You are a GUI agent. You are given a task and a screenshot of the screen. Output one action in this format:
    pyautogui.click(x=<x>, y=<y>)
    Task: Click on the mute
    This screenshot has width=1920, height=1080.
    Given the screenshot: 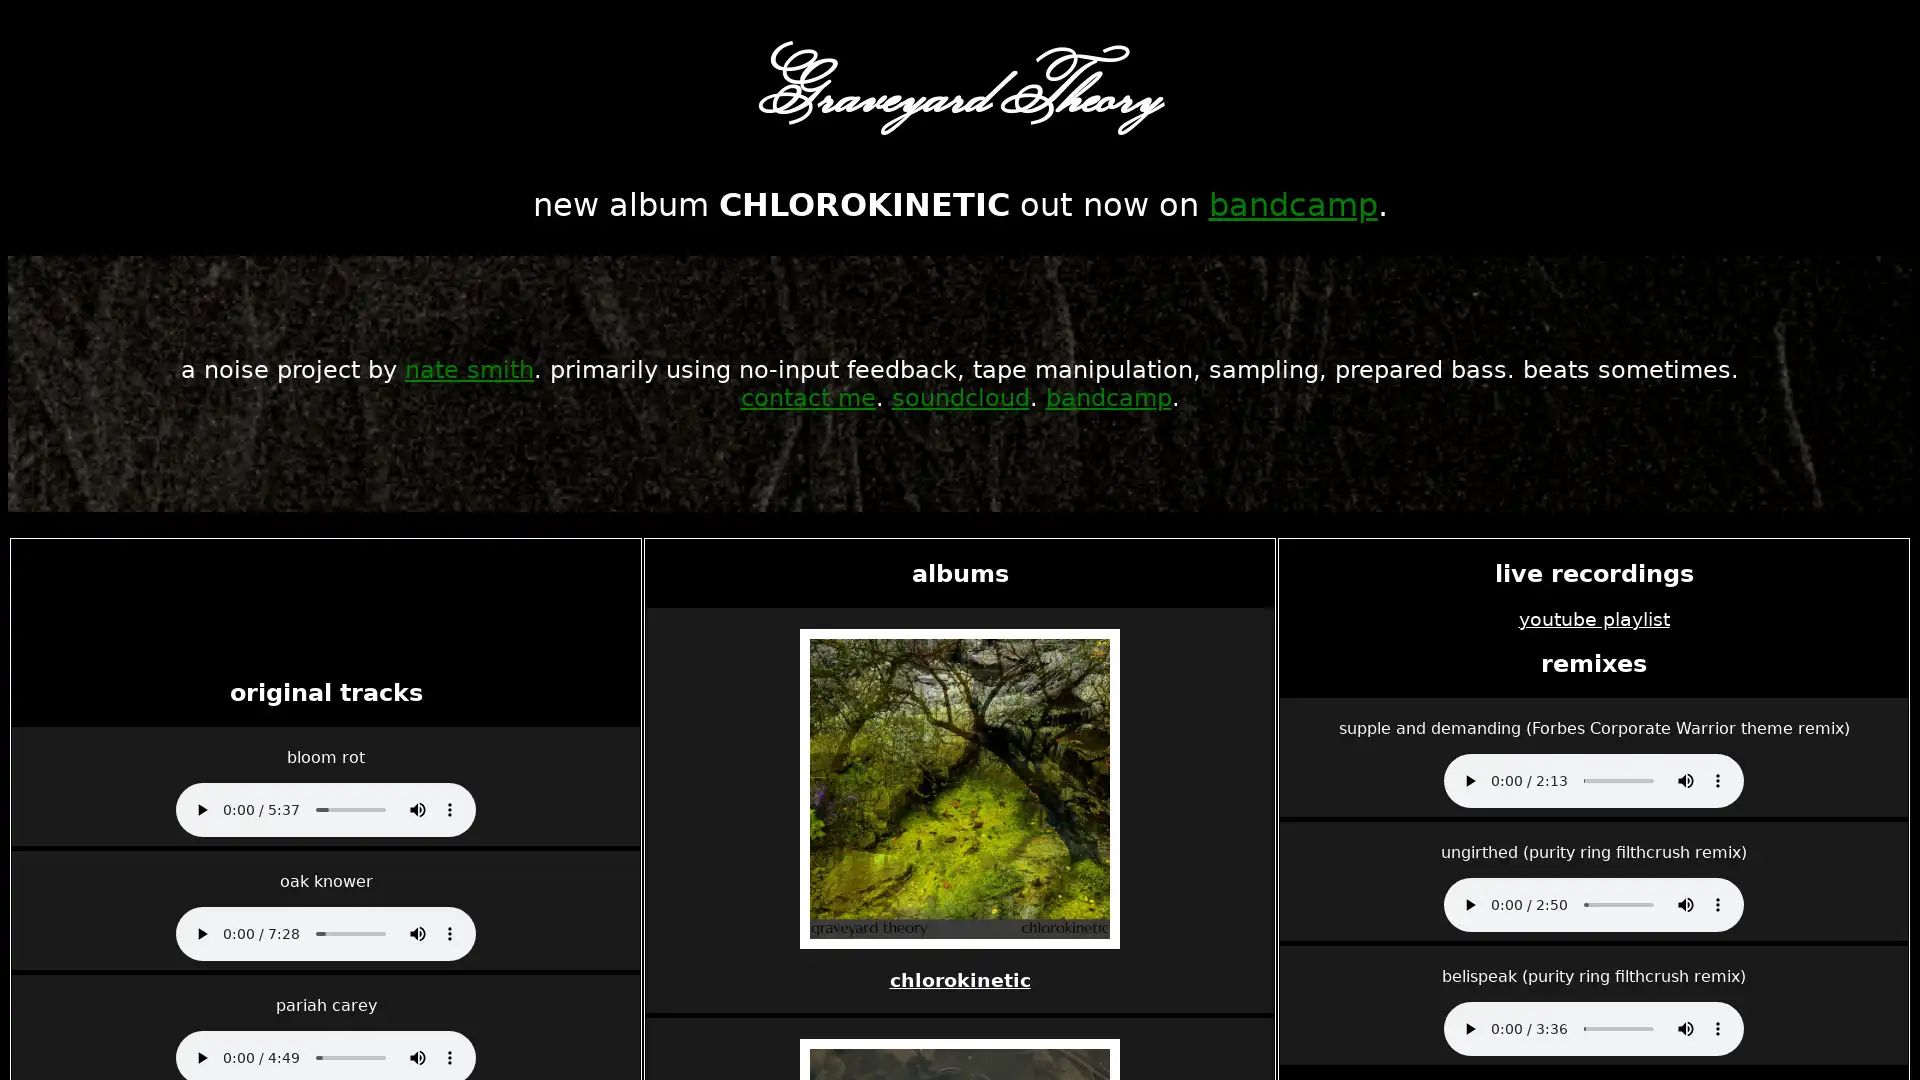 What is the action you would take?
    pyautogui.click(x=416, y=933)
    